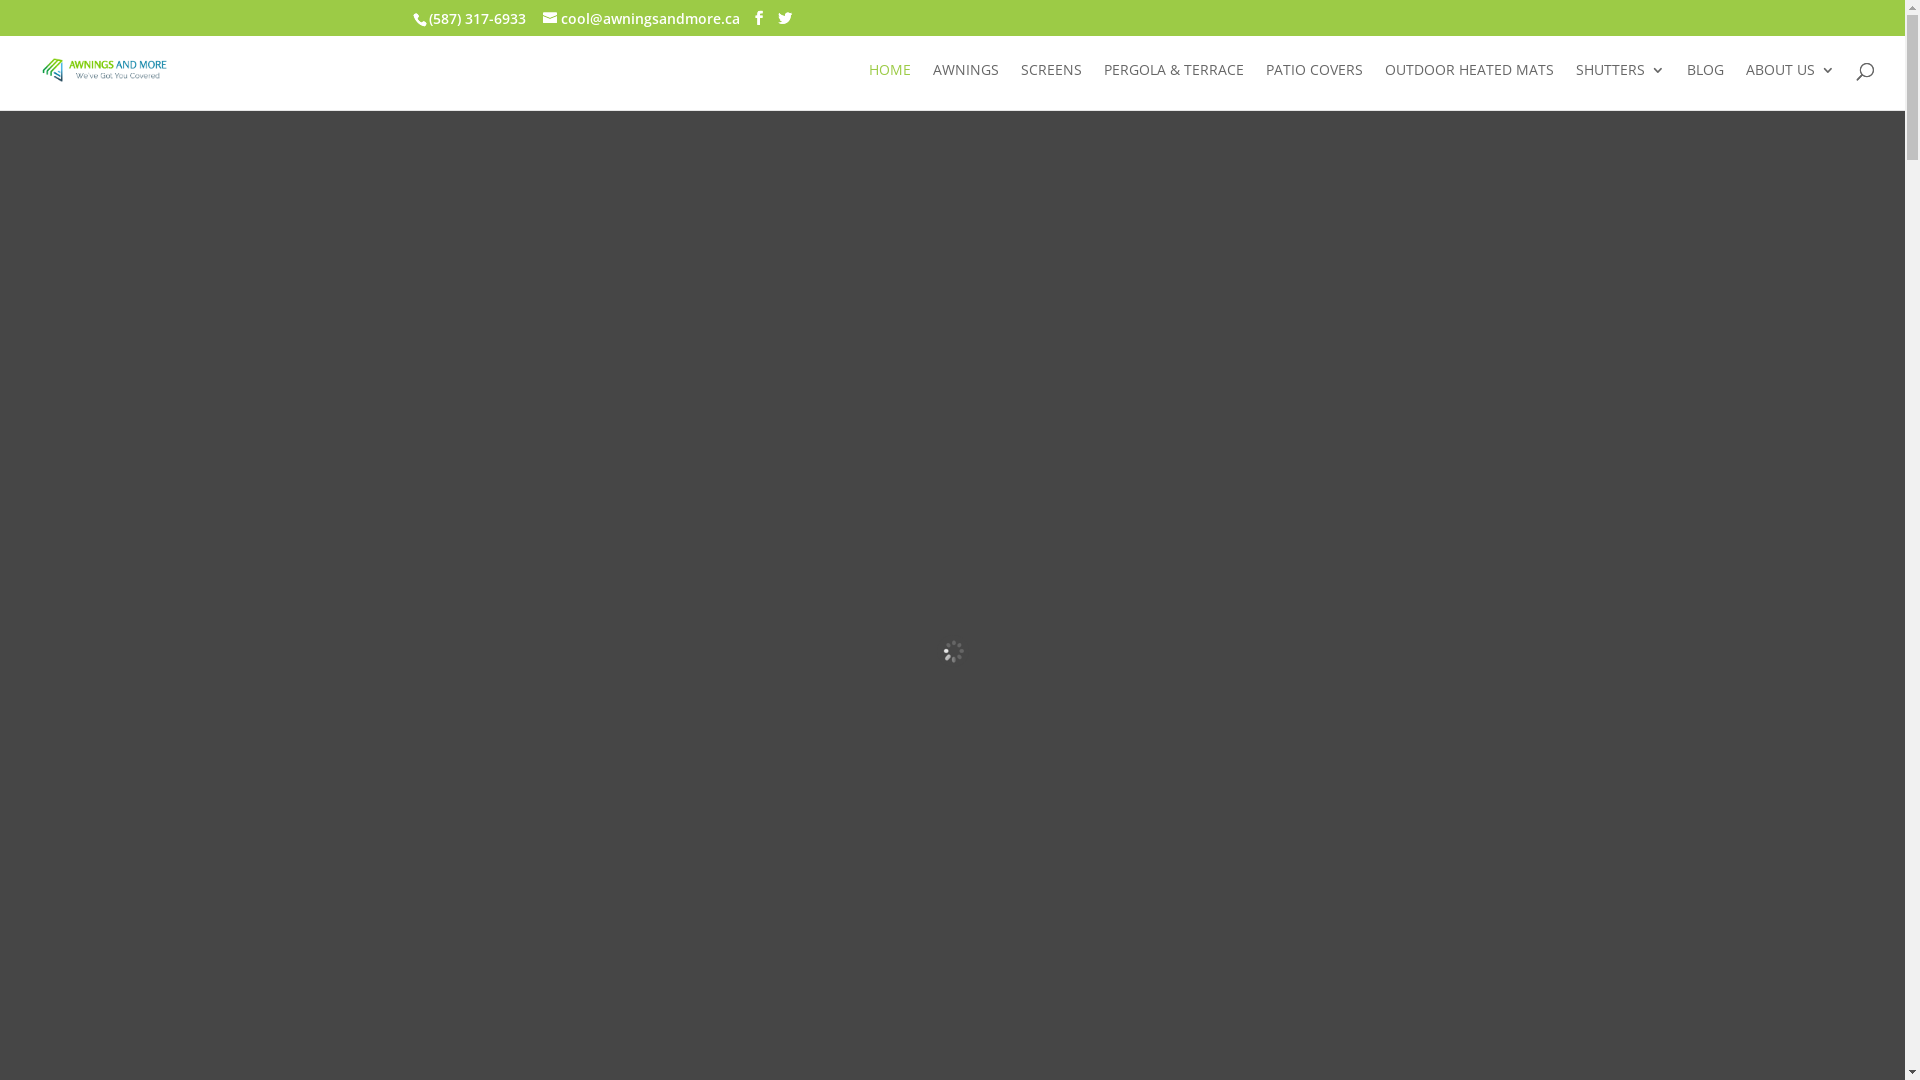 The image size is (1920, 1080). What do you see at coordinates (1050, 85) in the screenshot?
I see `'SCREENS'` at bounding box center [1050, 85].